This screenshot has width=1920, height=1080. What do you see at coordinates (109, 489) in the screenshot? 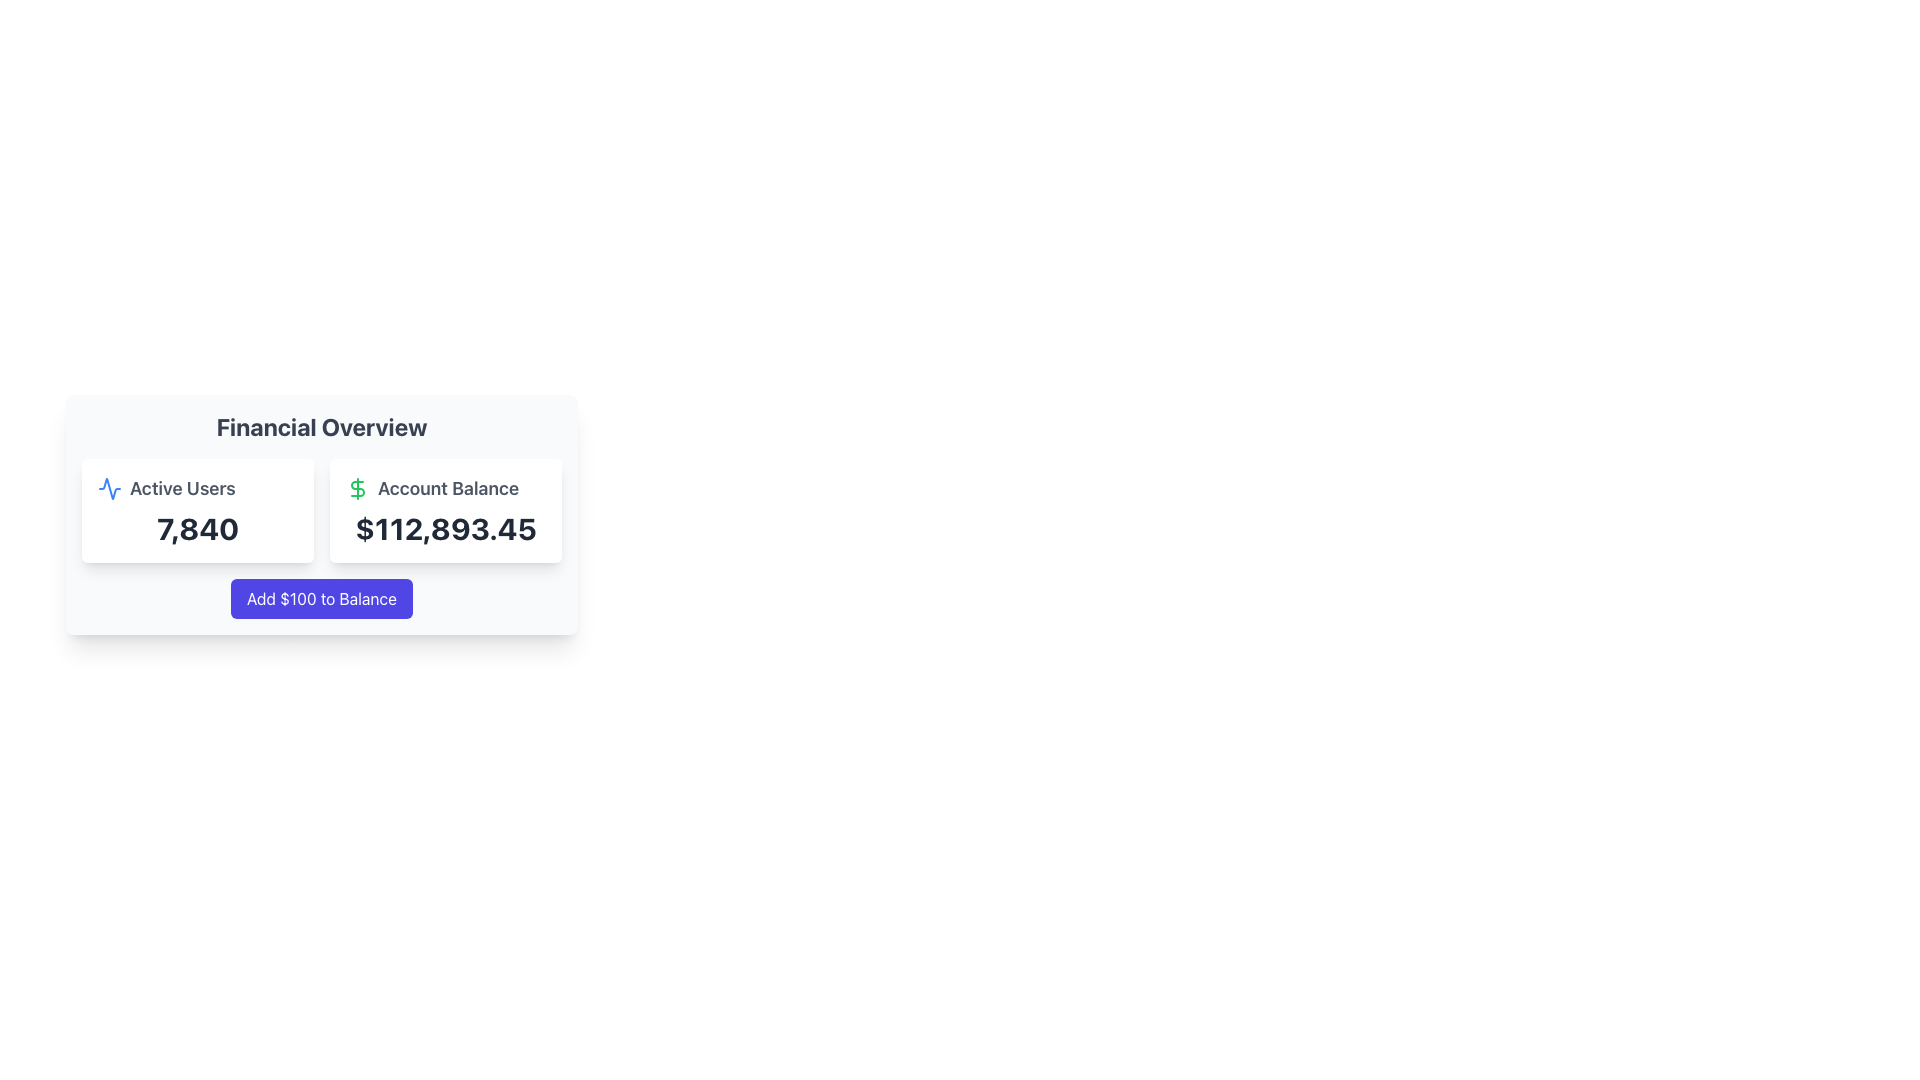
I see `the SVG graphical element resembling a zigzag or activity waveform line, which is part of the 'Active Users' card in the financial overview section` at bounding box center [109, 489].